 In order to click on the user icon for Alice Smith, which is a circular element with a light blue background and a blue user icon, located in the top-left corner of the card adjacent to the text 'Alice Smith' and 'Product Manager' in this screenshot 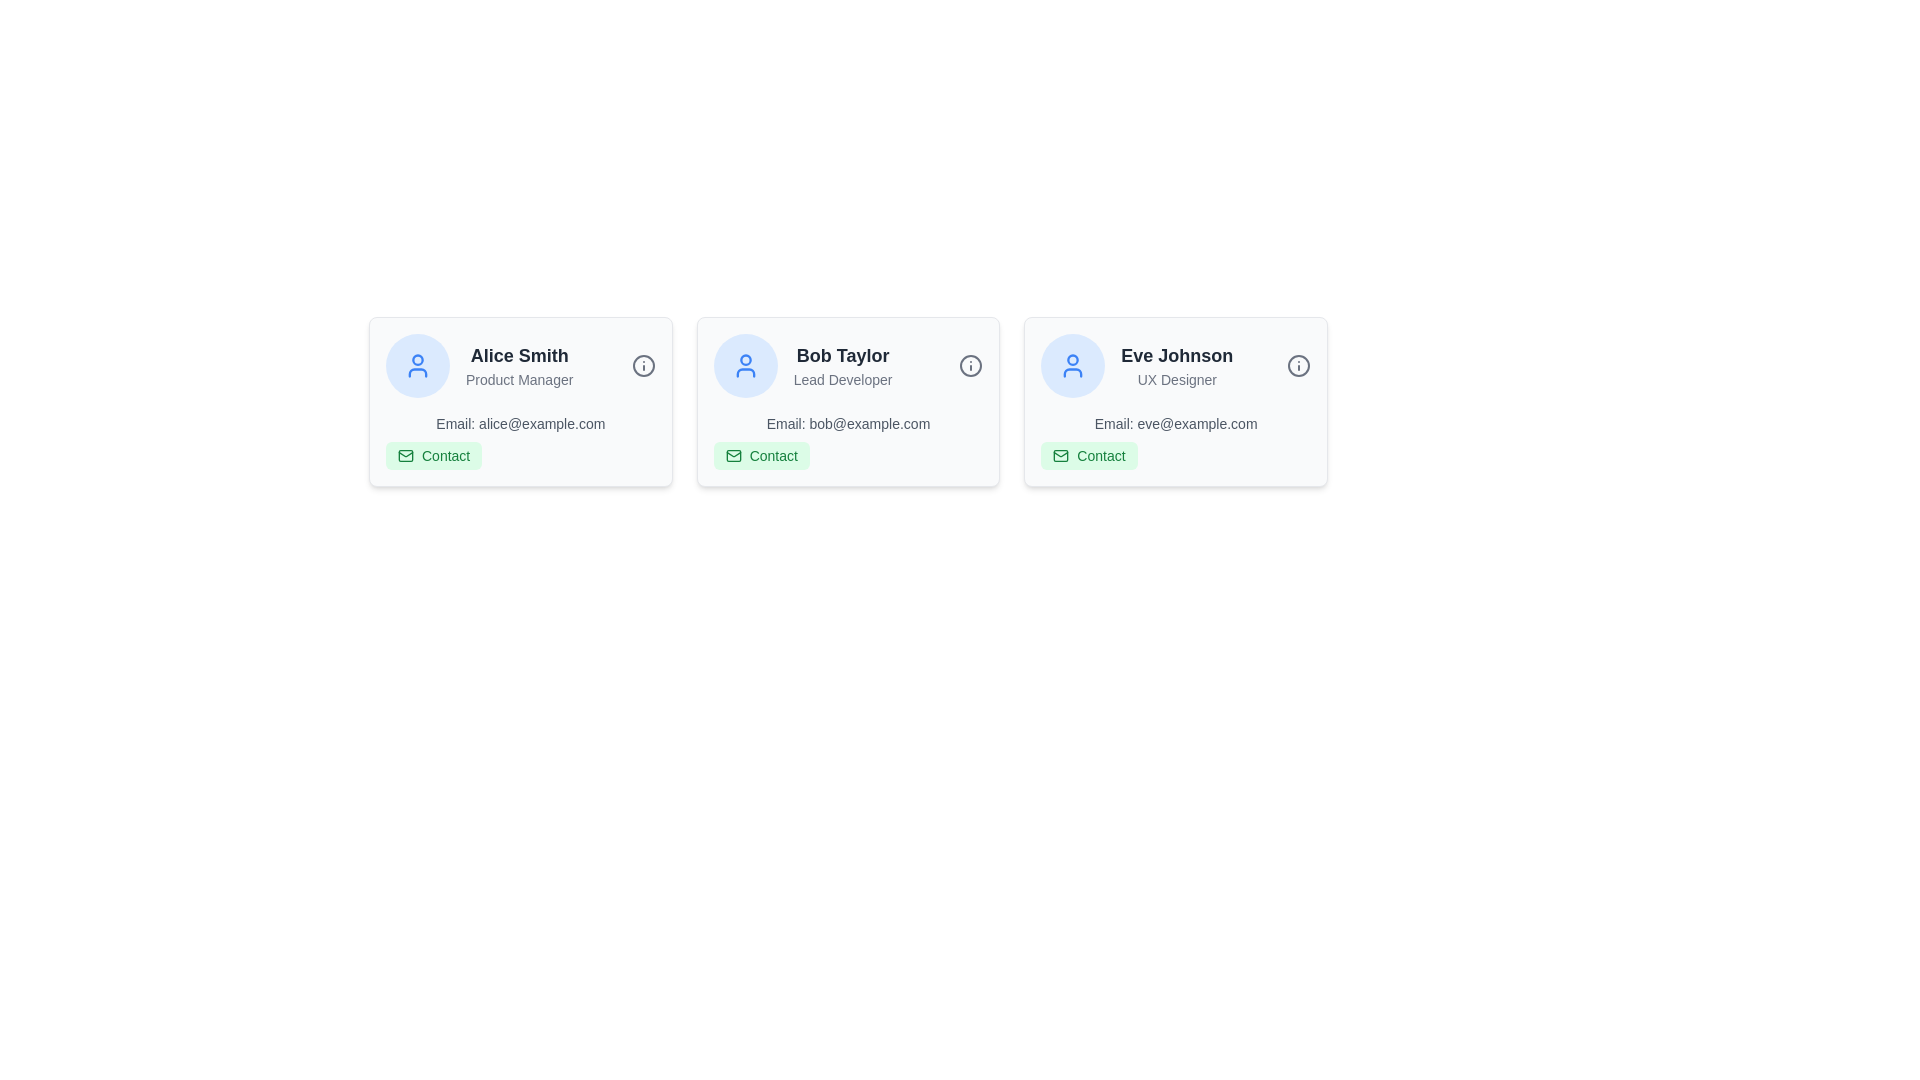, I will do `click(416, 366)`.